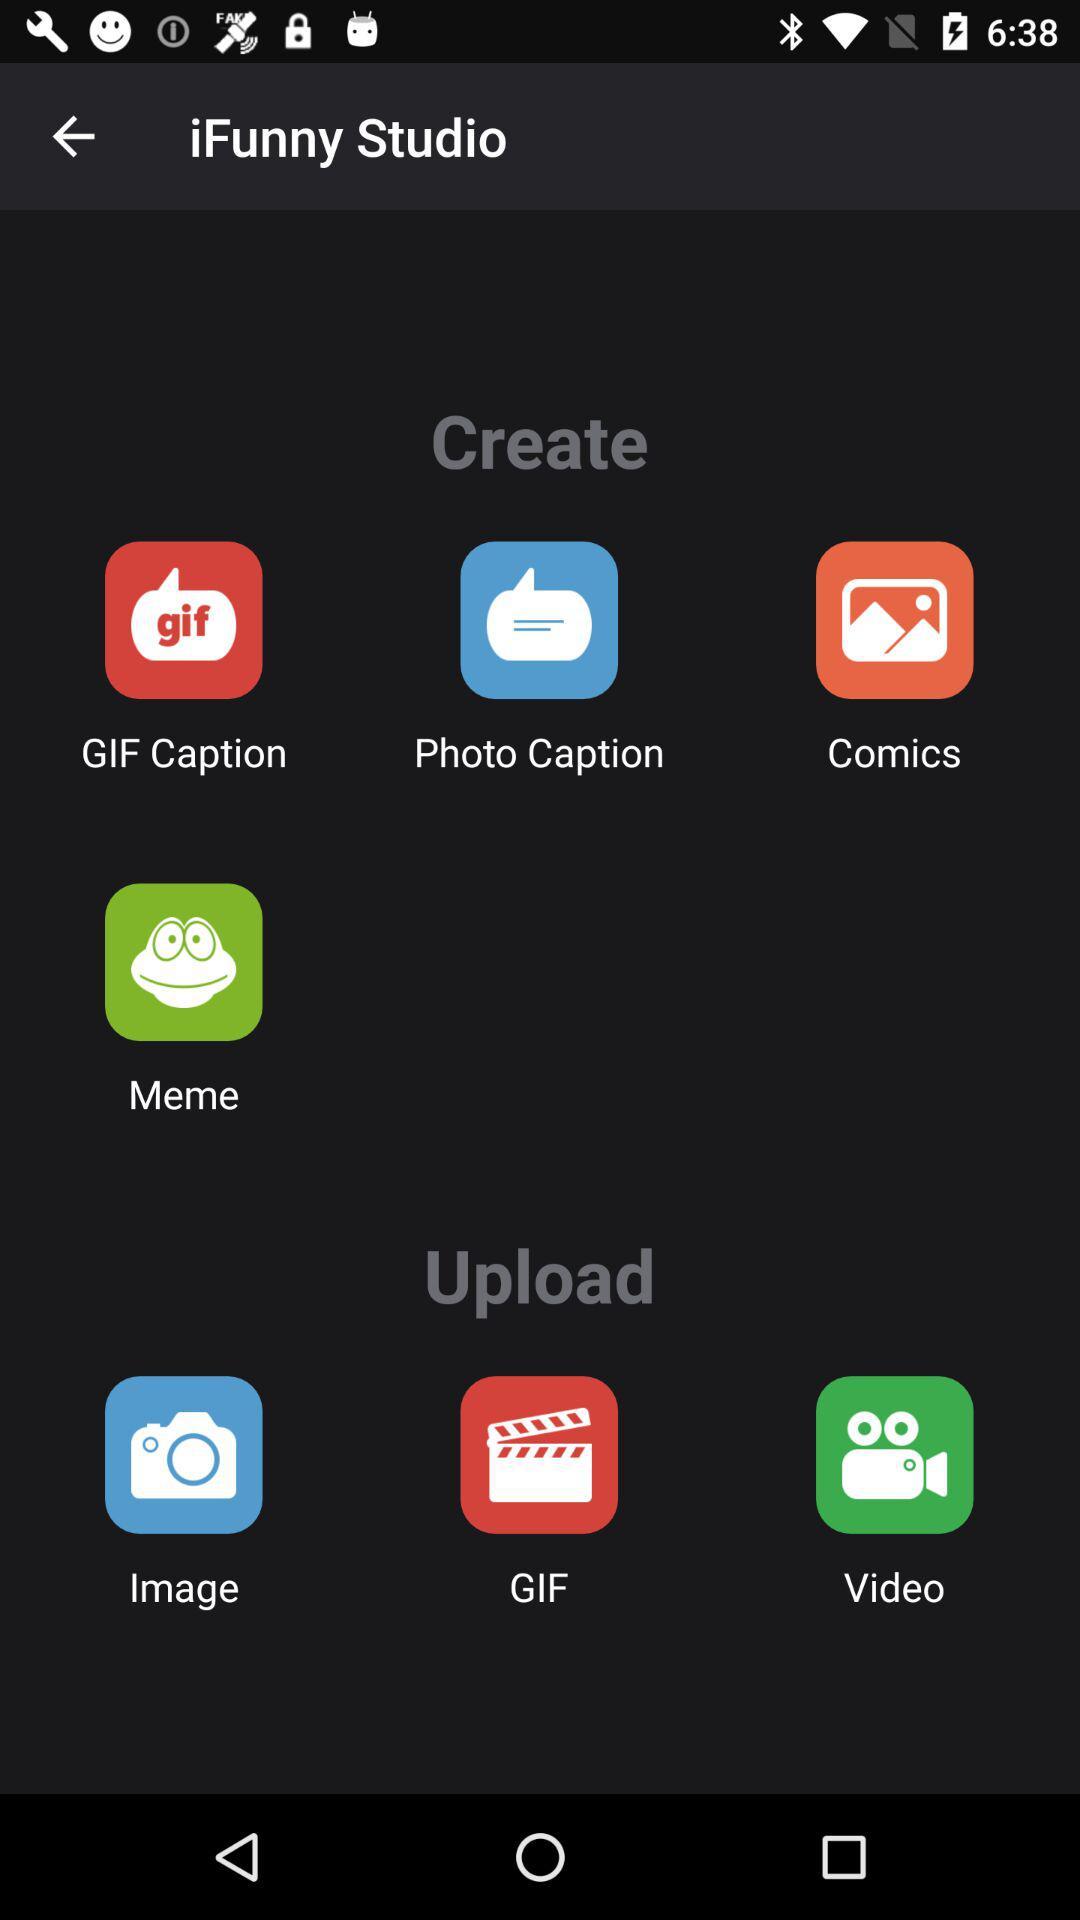  Describe the element at coordinates (183, 1454) in the screenshot. I see `take photo to upload` at that location.